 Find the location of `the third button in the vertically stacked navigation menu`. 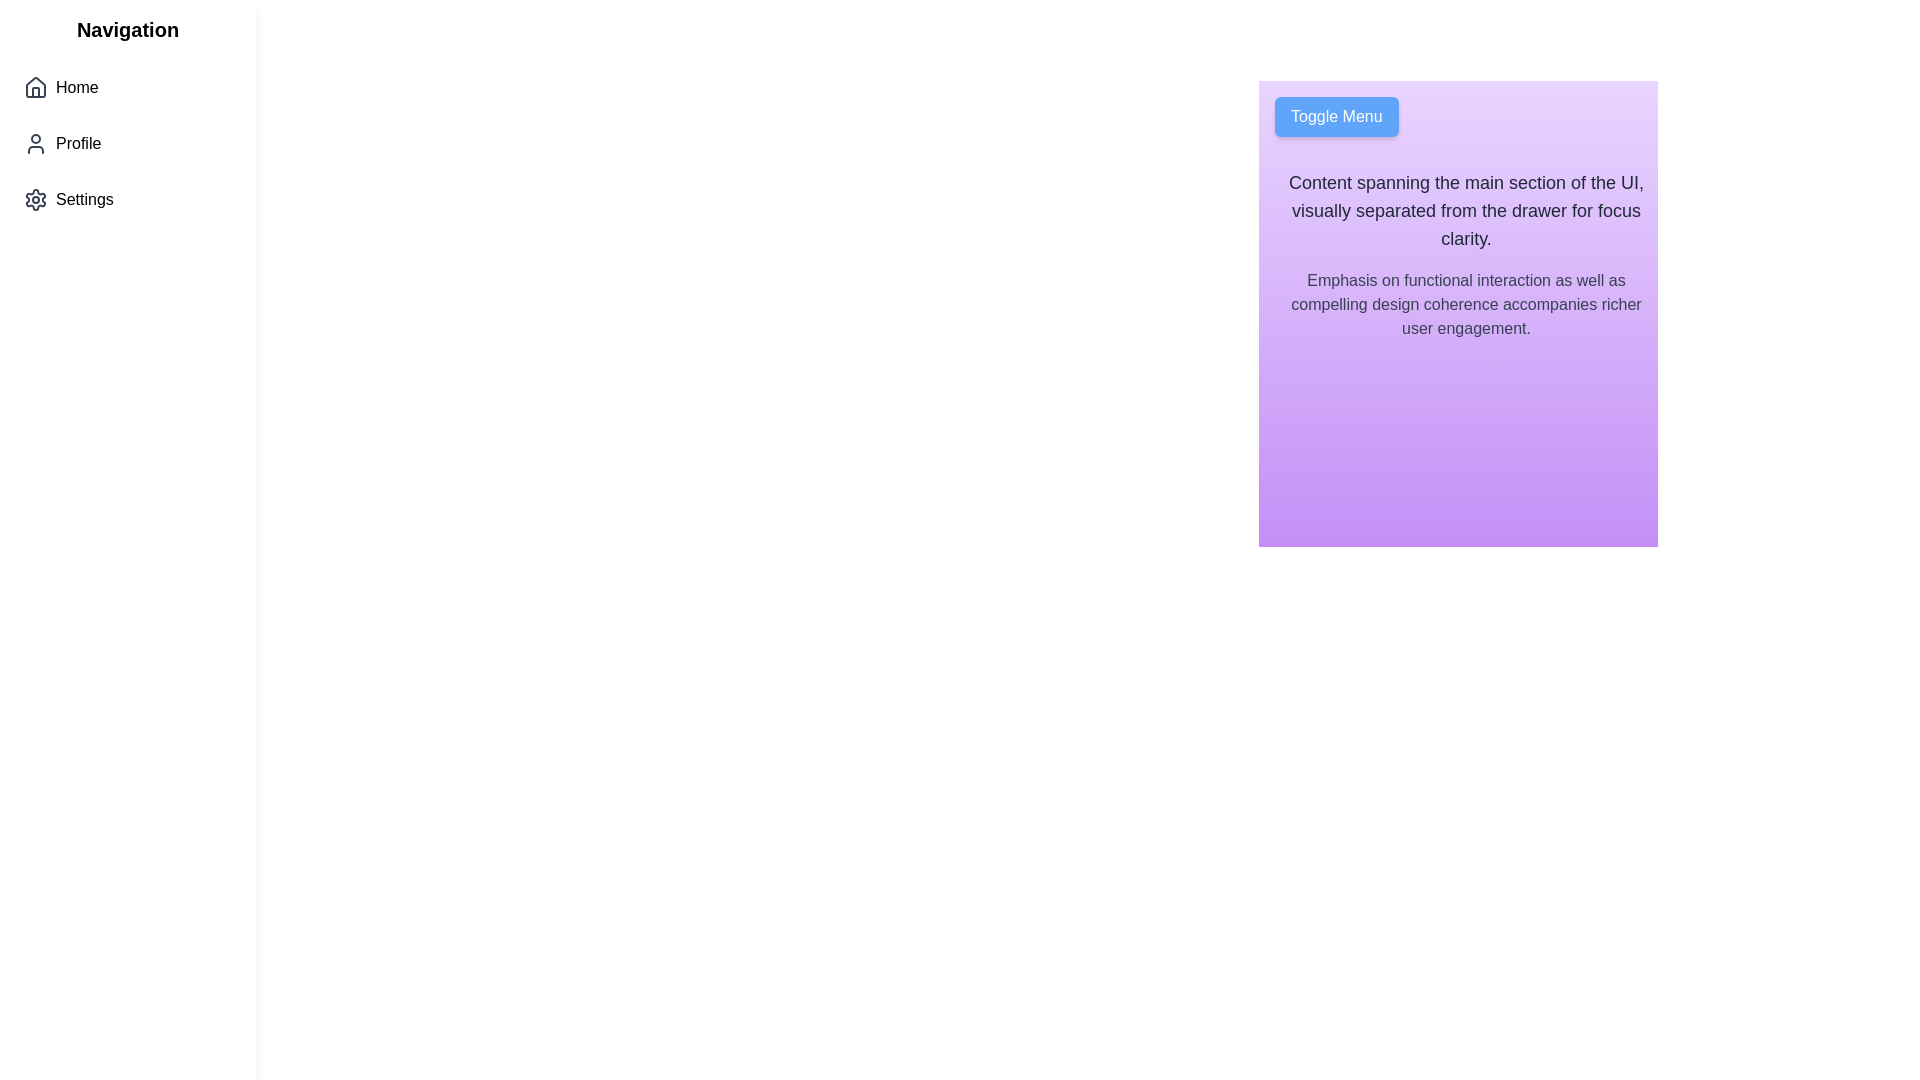

the third button in the vertically stacked navigation menu is located at coordinates (127, 200).